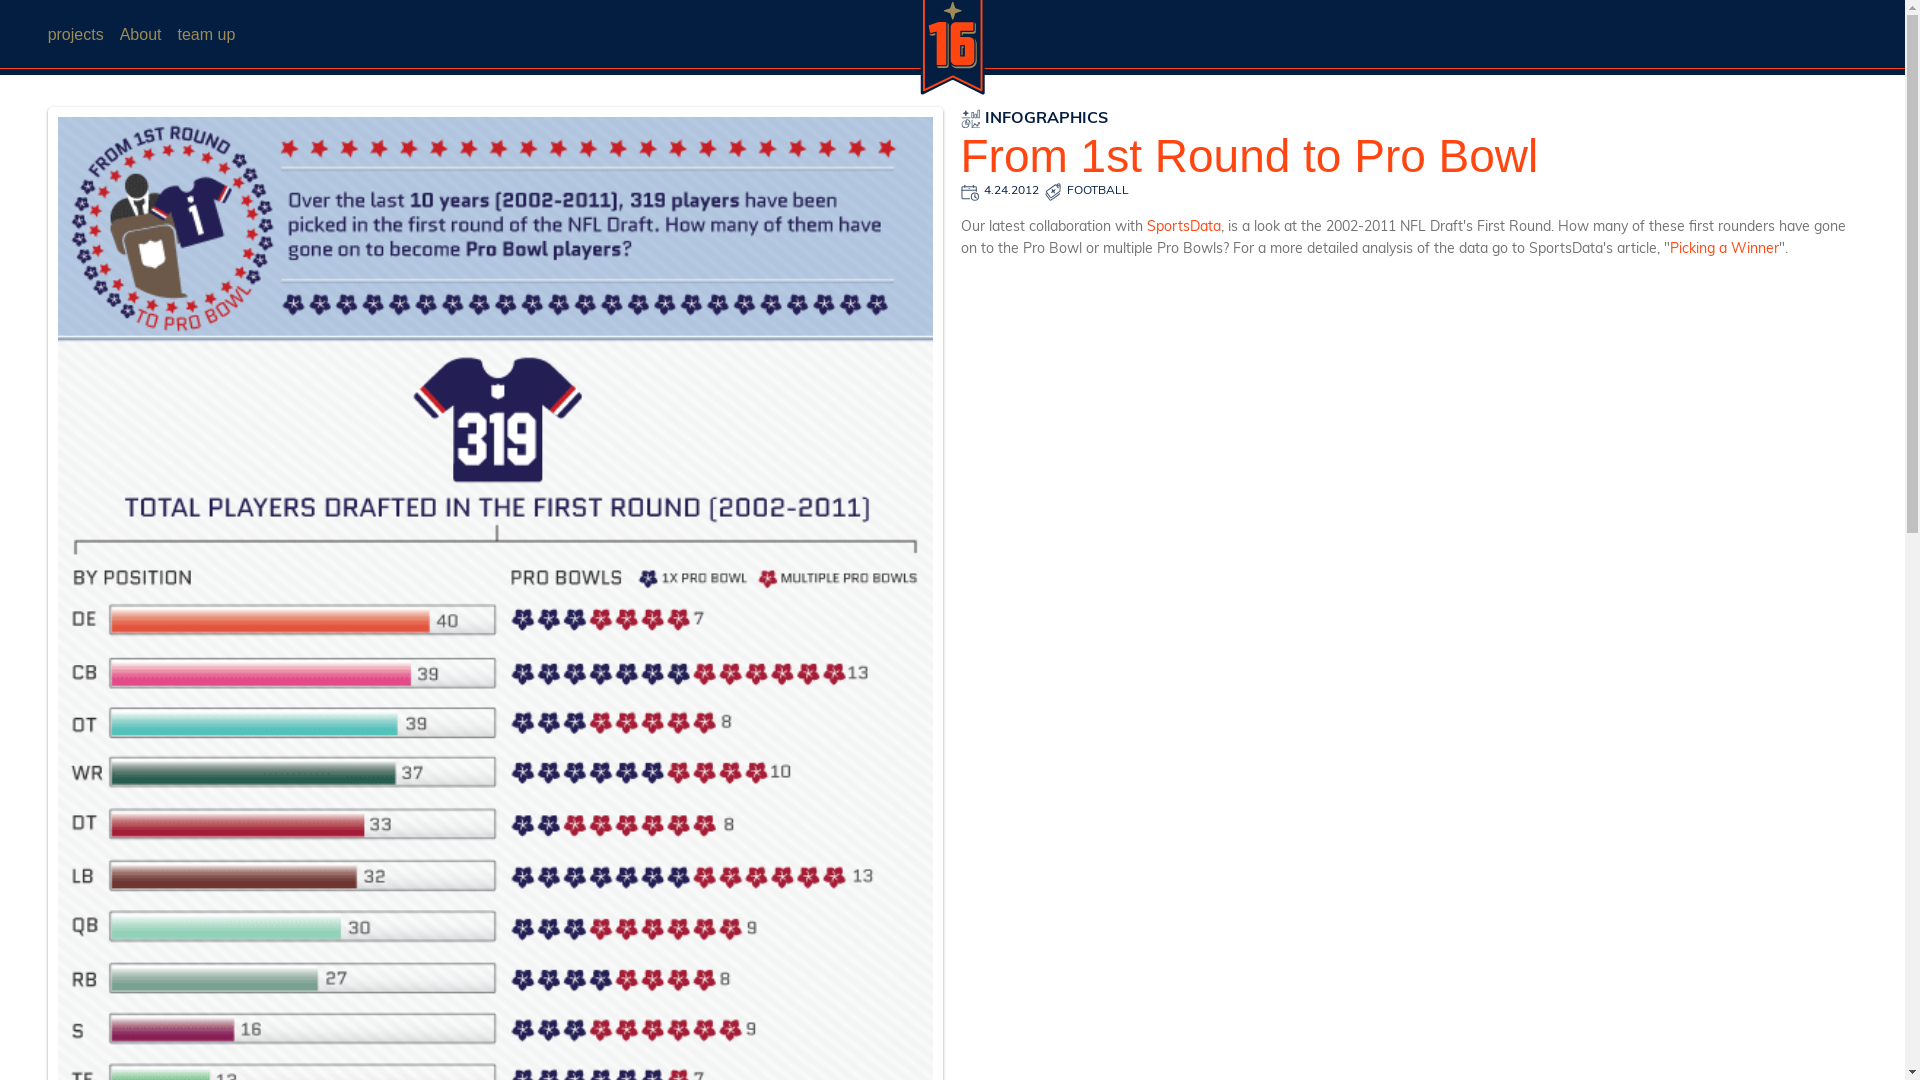  Describe the element at coordinates (1033, 119) in the screenshot. I see `'INFOGRAPHICS'` at that location.